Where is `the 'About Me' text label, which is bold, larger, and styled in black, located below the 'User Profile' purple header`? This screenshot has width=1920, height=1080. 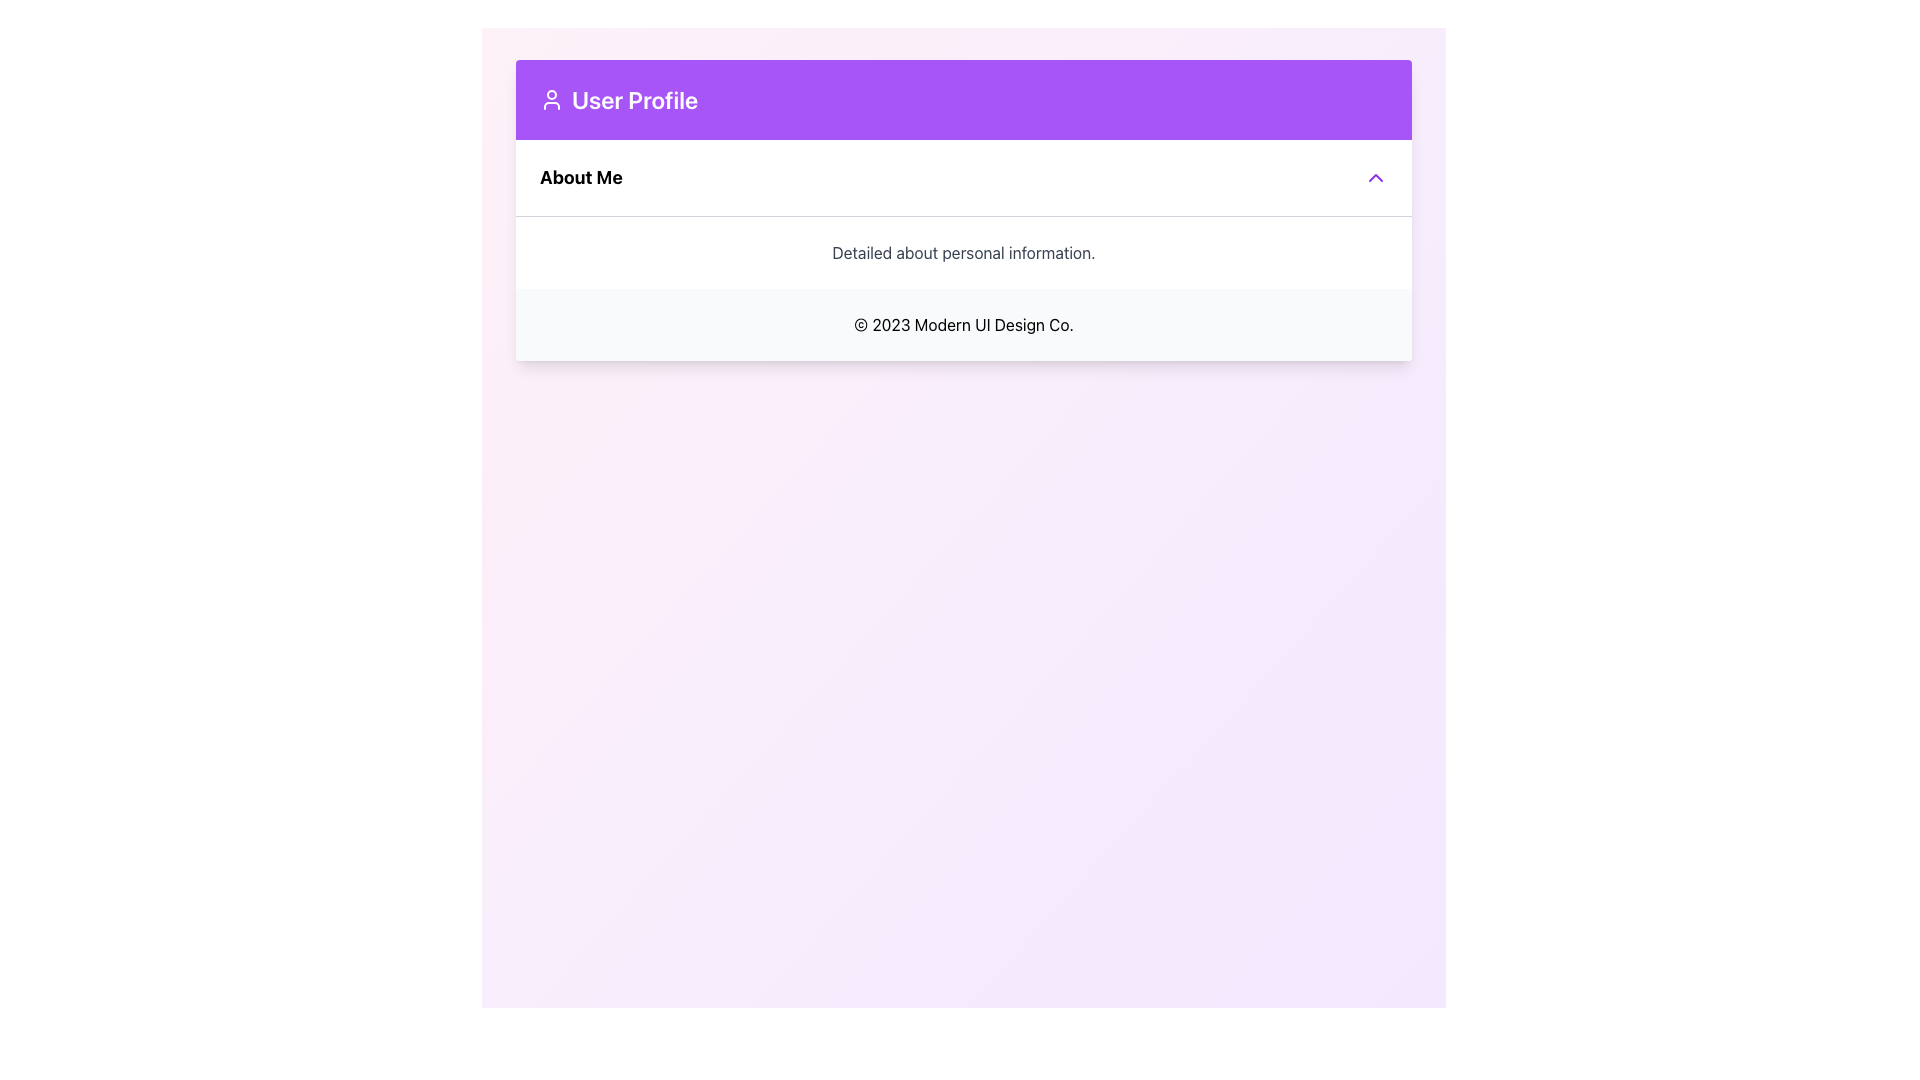 the 'About Me' text label, which is bold, larger, and styled in black, located below the 'User Profile' purple header is located at coordinates (580, 176).